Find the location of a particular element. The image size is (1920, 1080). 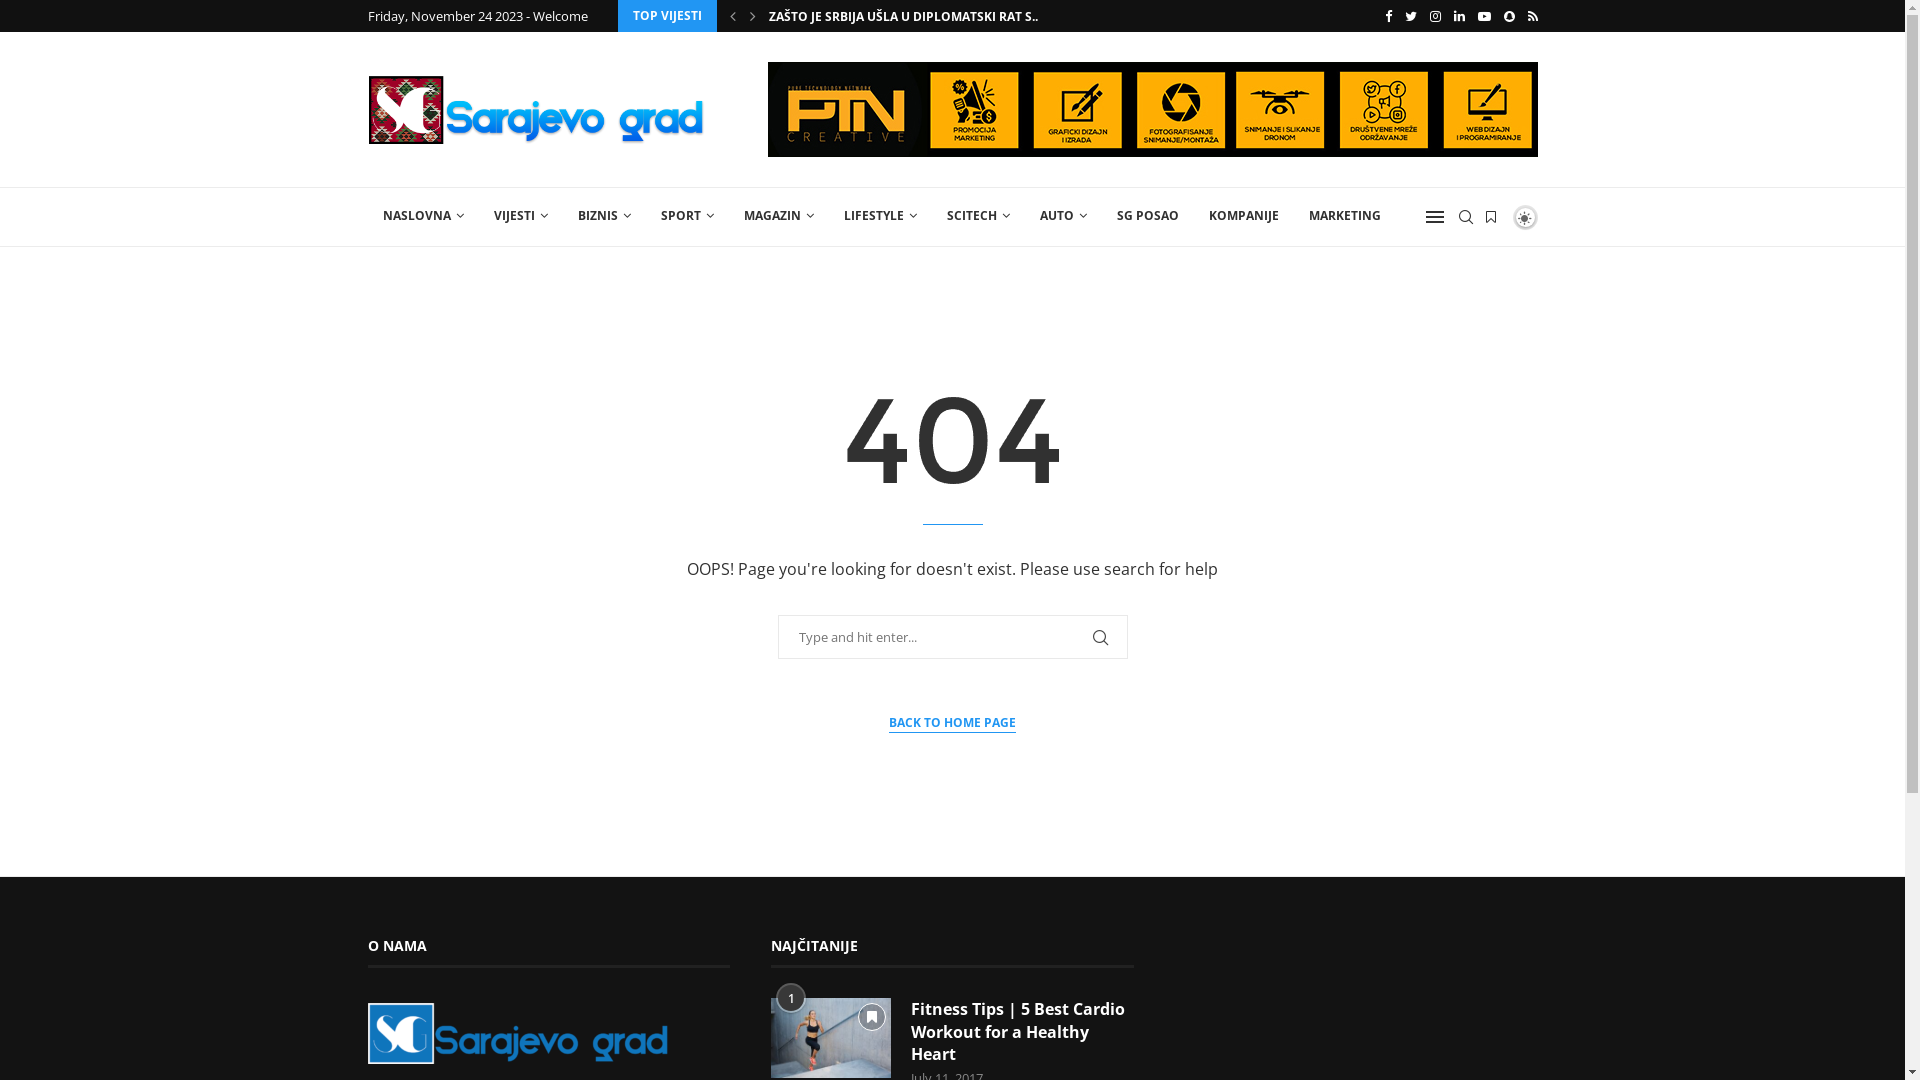

'Bookmark' is located at coordinates (1489, 216).